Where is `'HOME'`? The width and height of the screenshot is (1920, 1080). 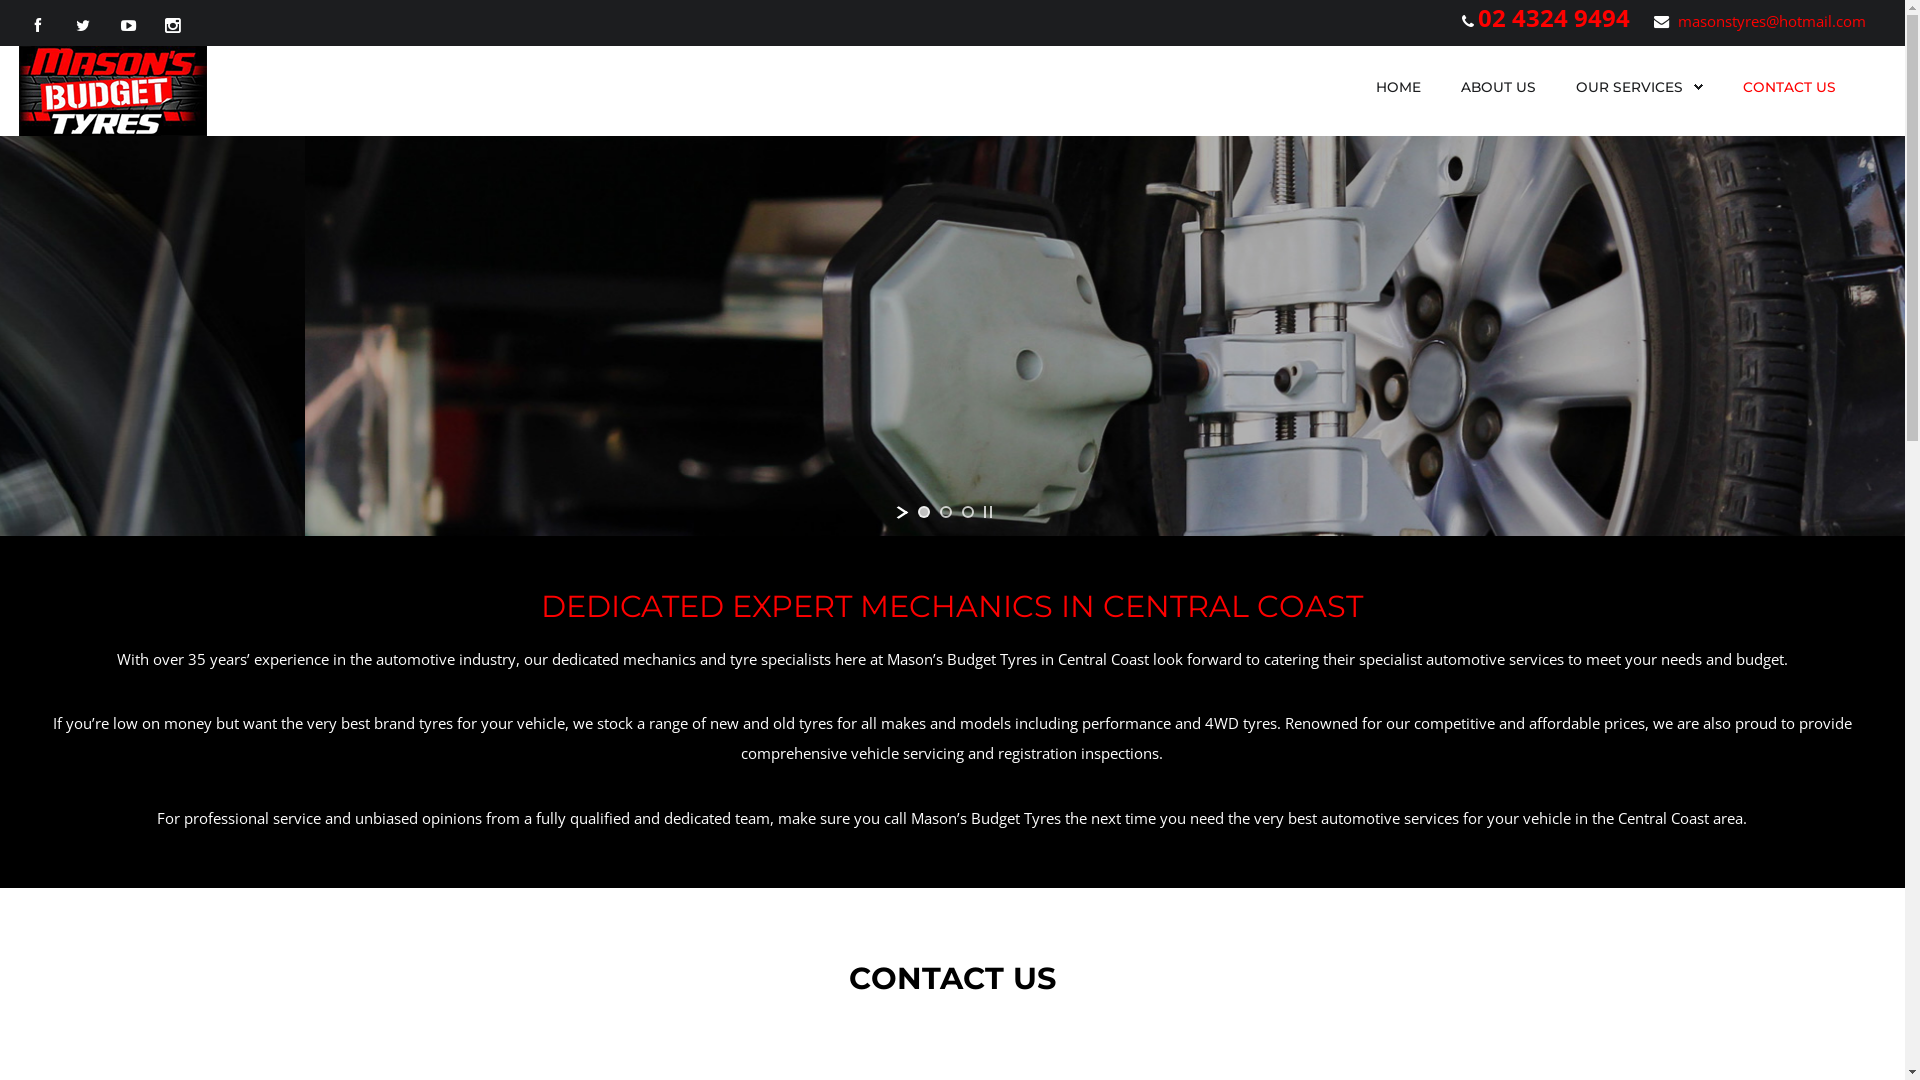
'HOME' is located at coordinates (1375, 86).